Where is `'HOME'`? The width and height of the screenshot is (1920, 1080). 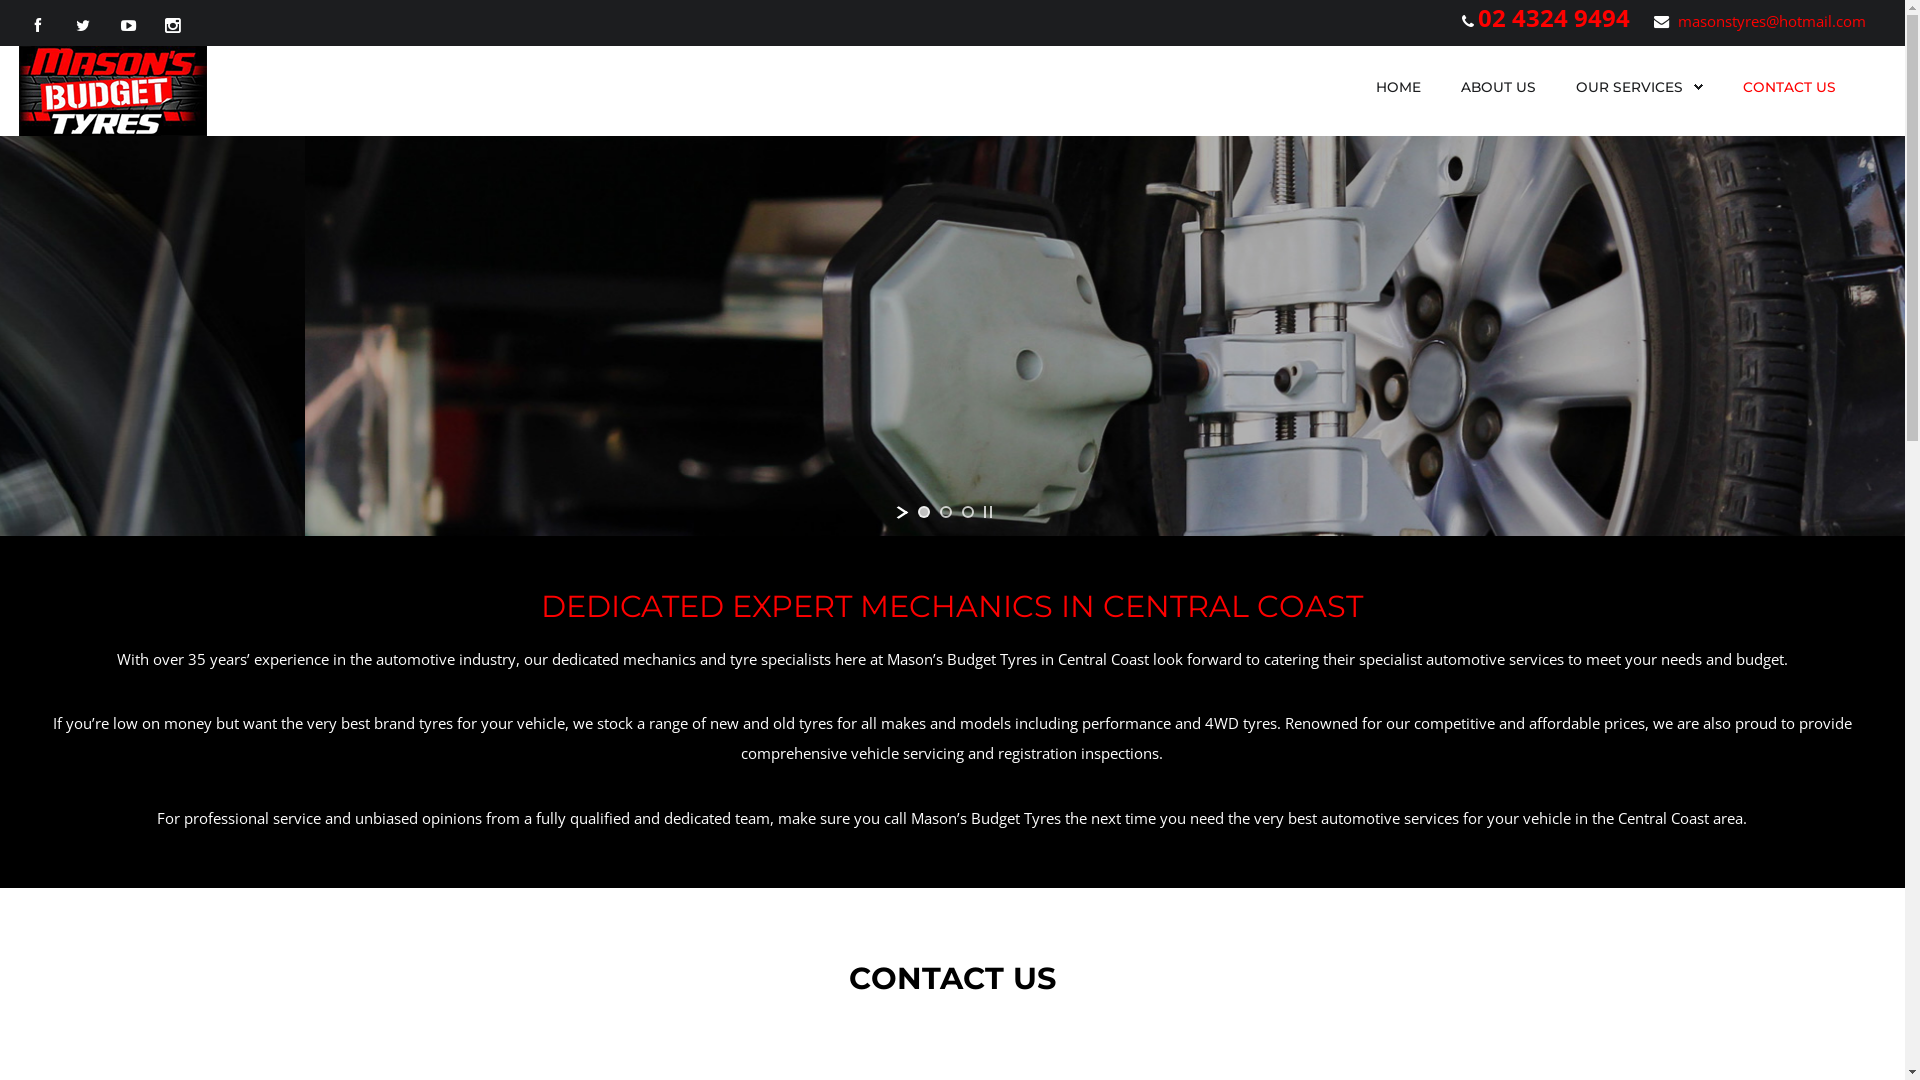
'HOME' is located at coordinates (1375, 86).